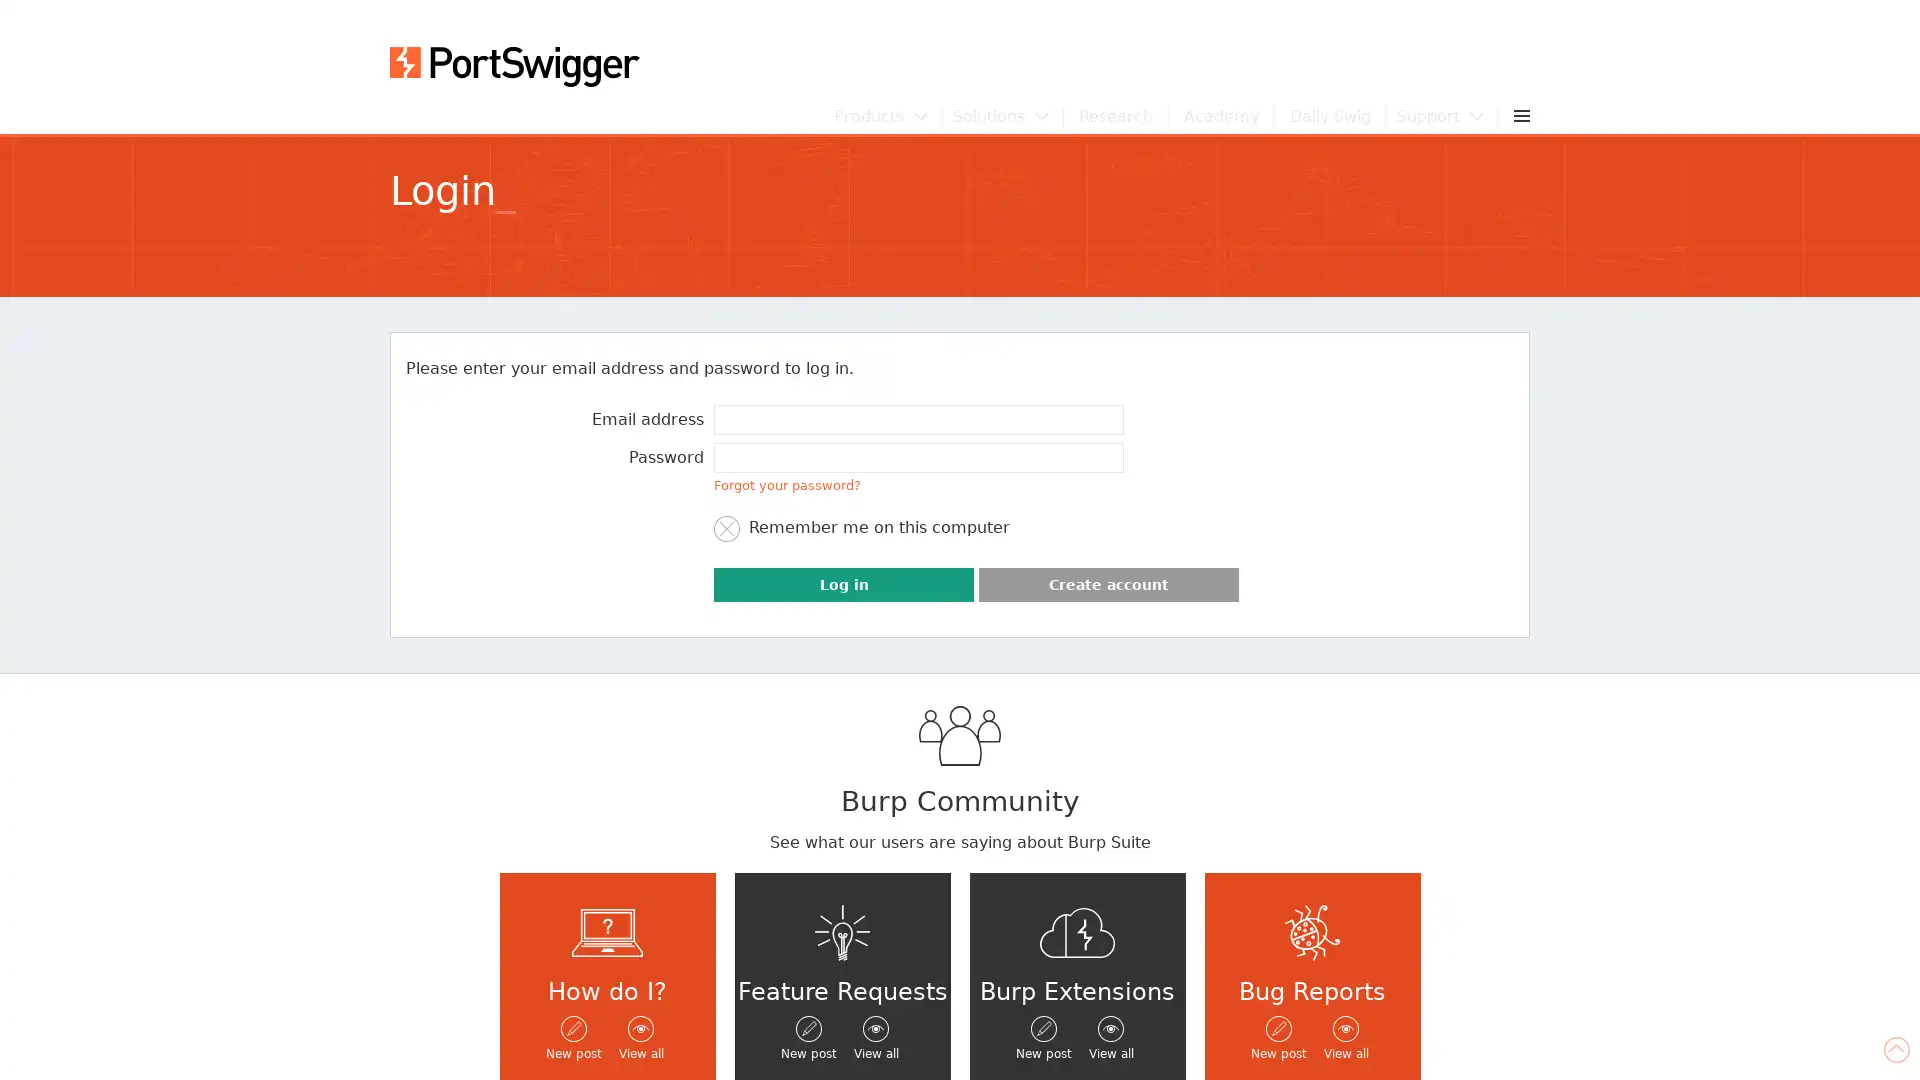 The image size is (1920, 1080). Describe the element at coordinates (844, 585) in the screenshot. I see `Log in` at that location.